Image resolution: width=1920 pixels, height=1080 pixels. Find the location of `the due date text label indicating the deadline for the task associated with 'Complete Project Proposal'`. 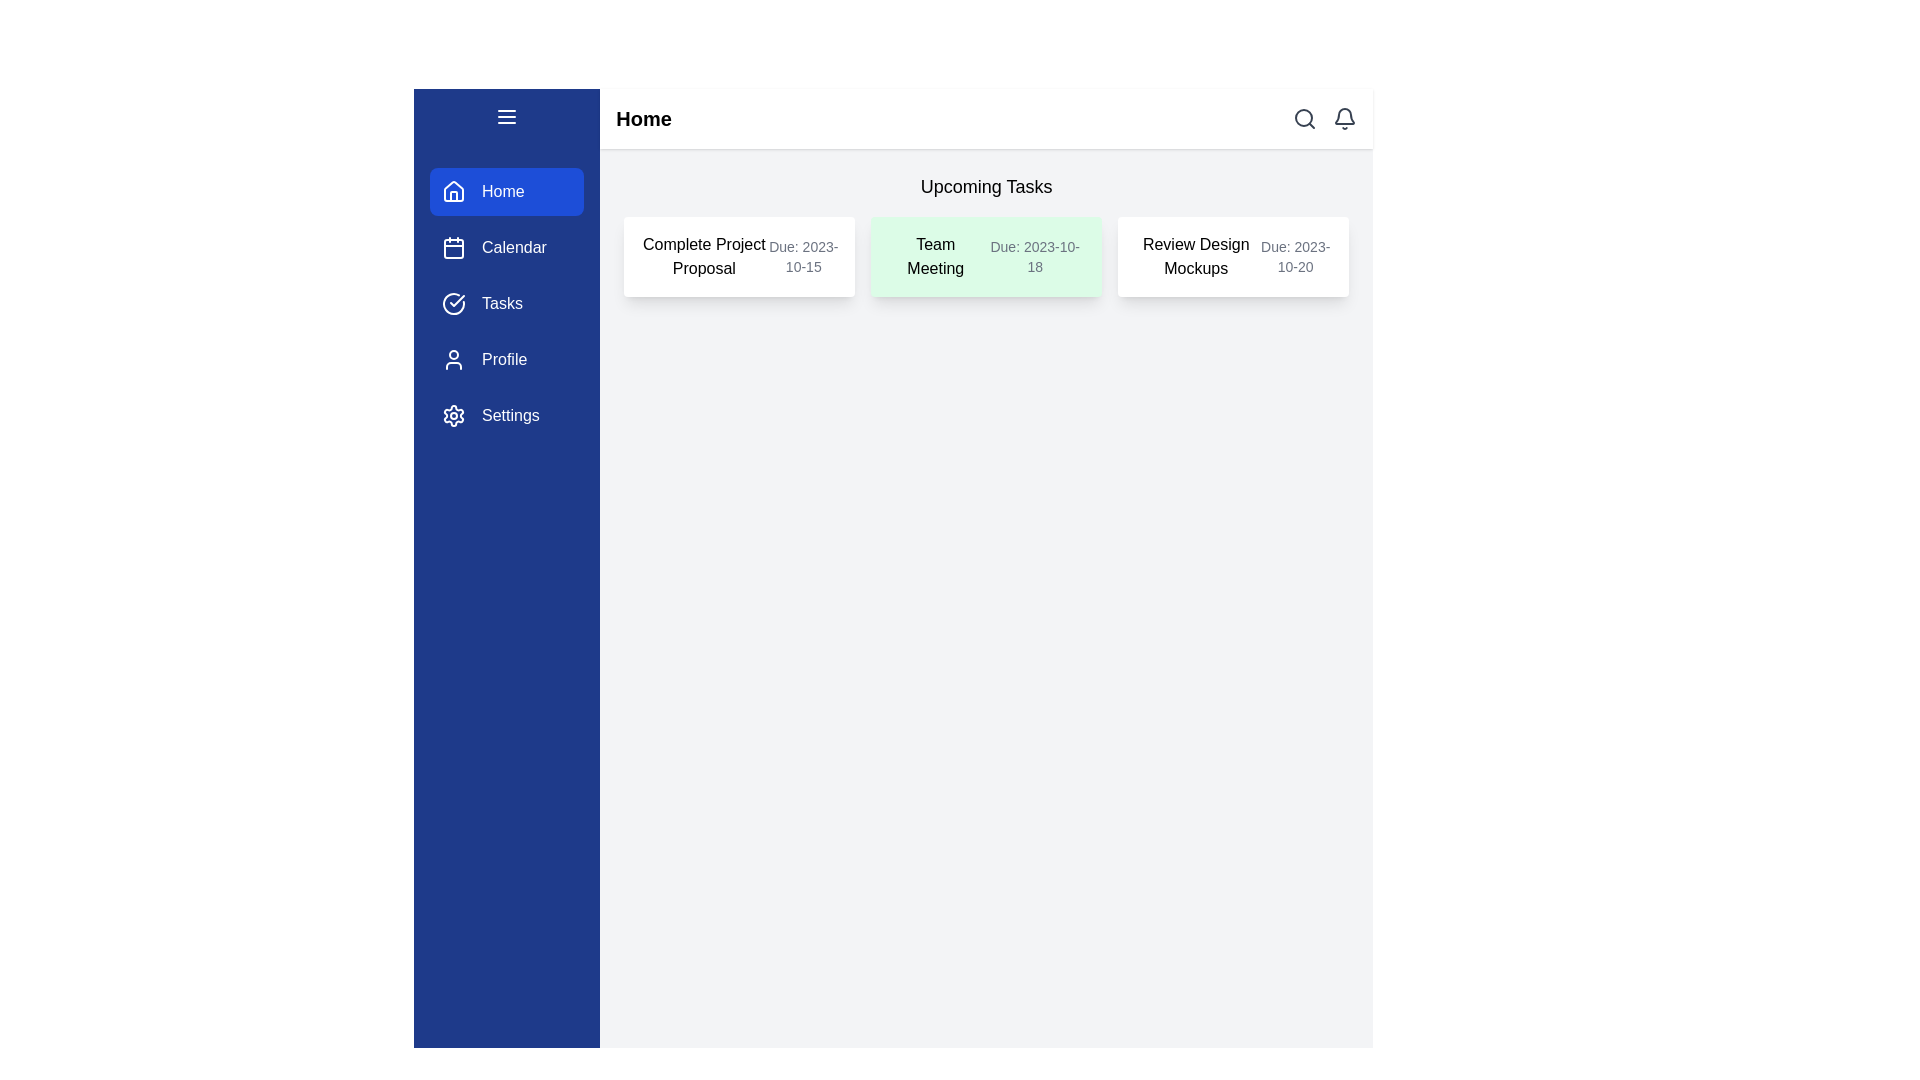

the due date text label indicating the deadline for the task associated with 'Complete Project Proposal' is located at coordinates (803, 256).